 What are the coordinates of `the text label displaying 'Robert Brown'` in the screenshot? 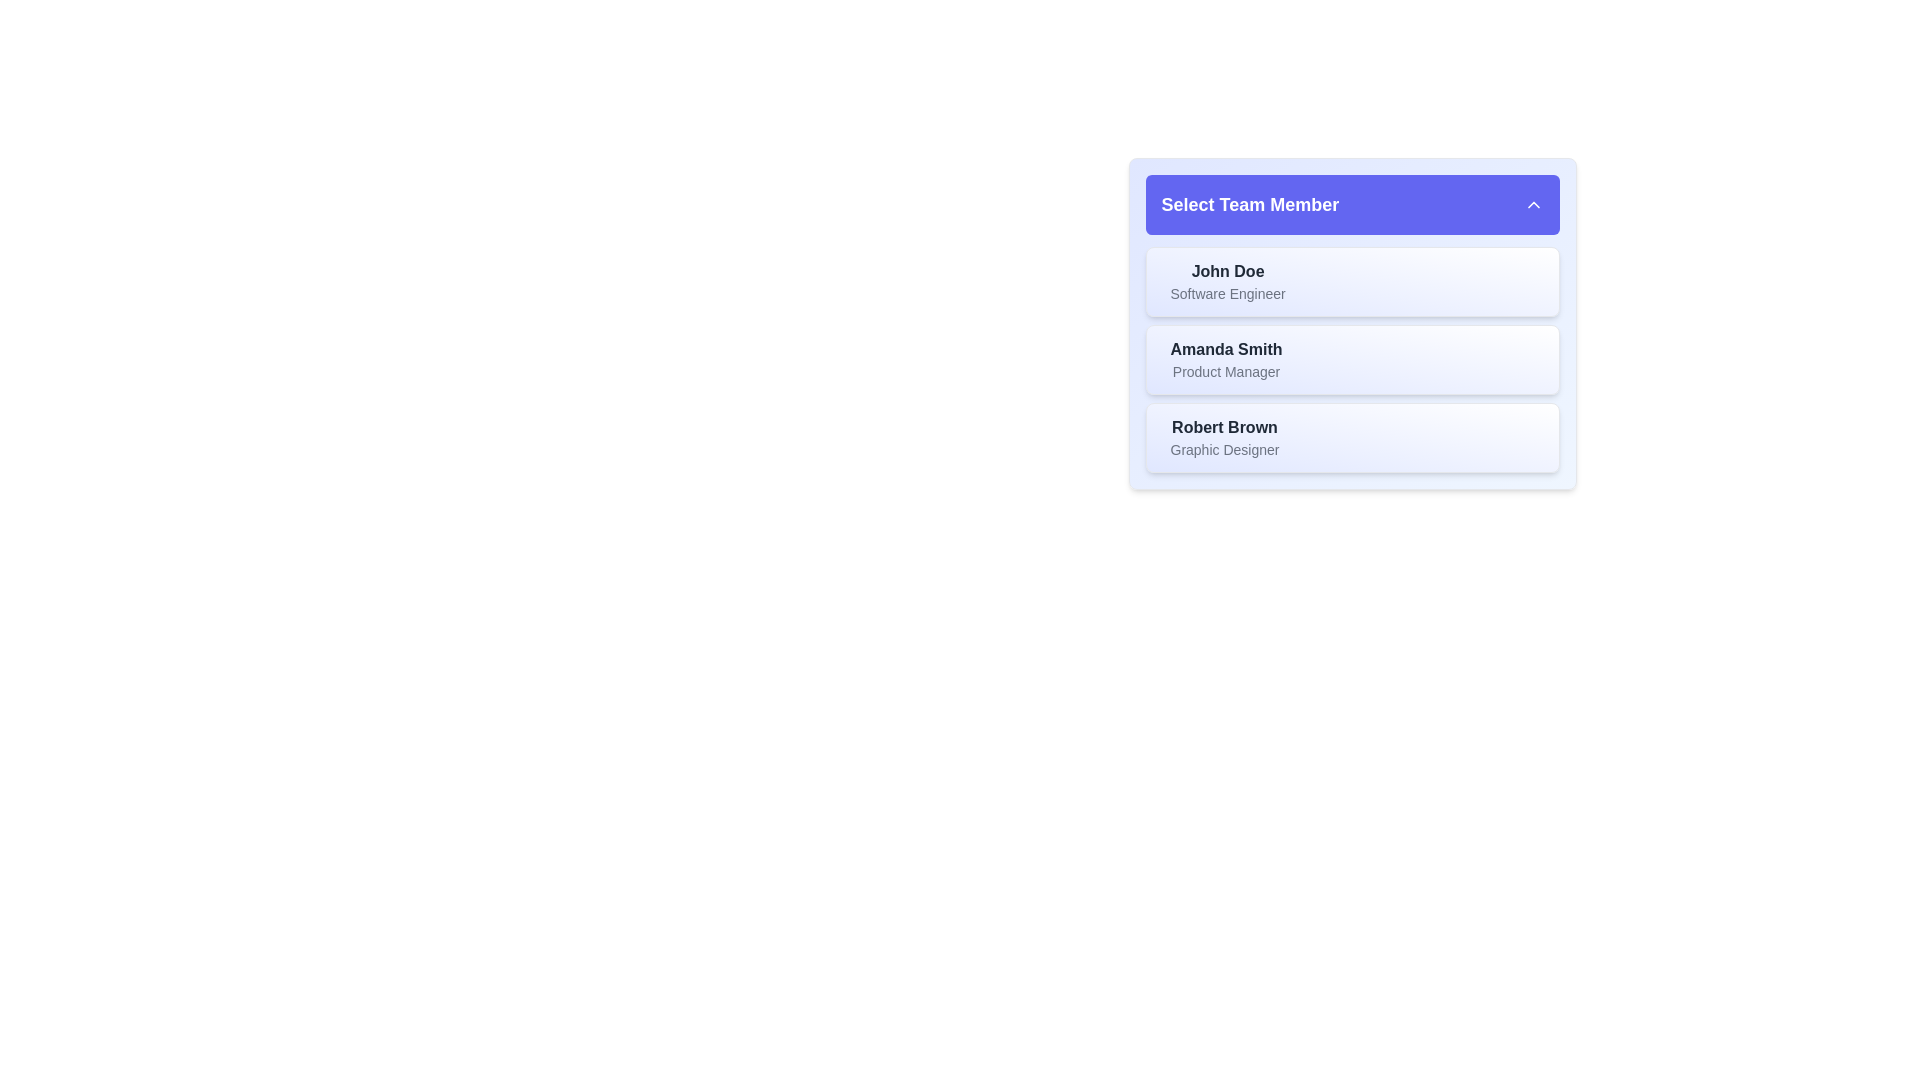 It's located at (1223, 427).